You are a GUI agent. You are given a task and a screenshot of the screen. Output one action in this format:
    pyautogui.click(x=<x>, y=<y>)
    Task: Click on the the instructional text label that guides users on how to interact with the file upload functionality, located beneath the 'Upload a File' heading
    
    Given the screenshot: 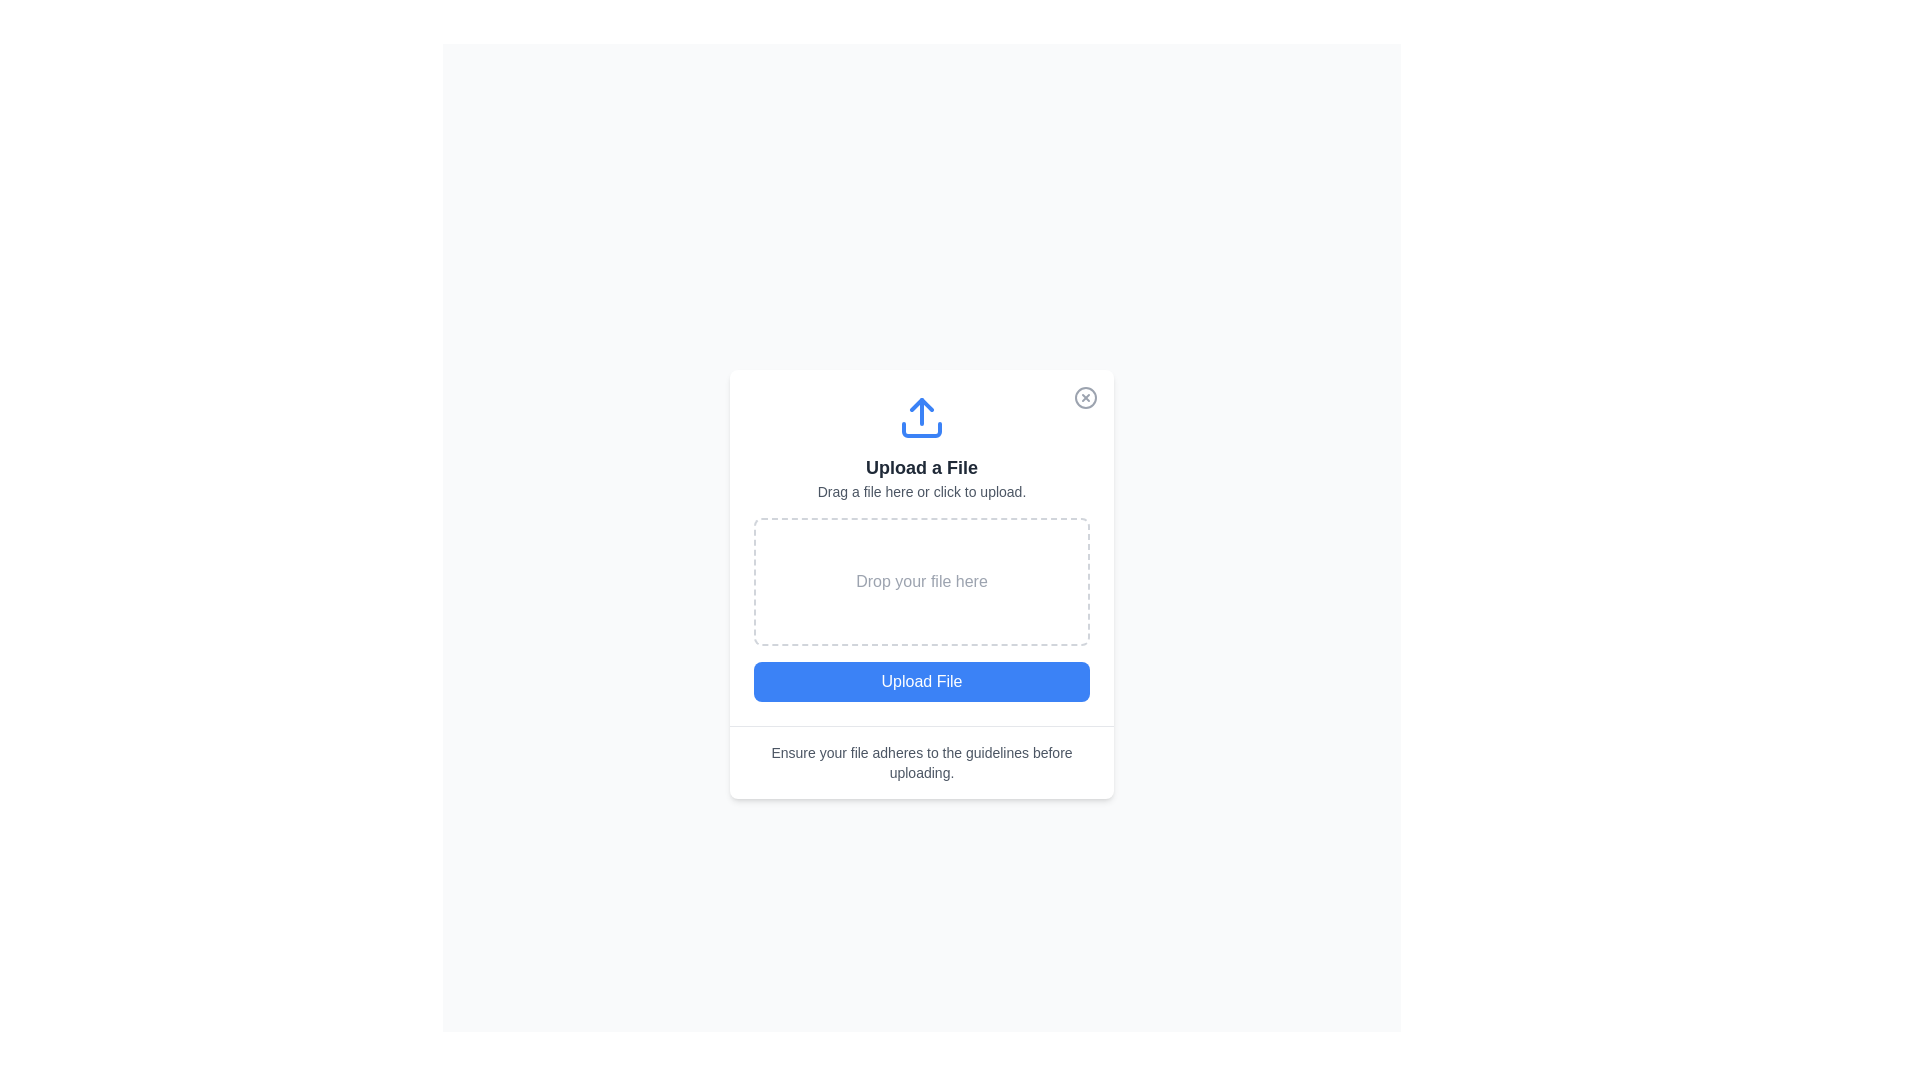 What is the action you would take?
    pyautogui.click(x=920, y=490)
    